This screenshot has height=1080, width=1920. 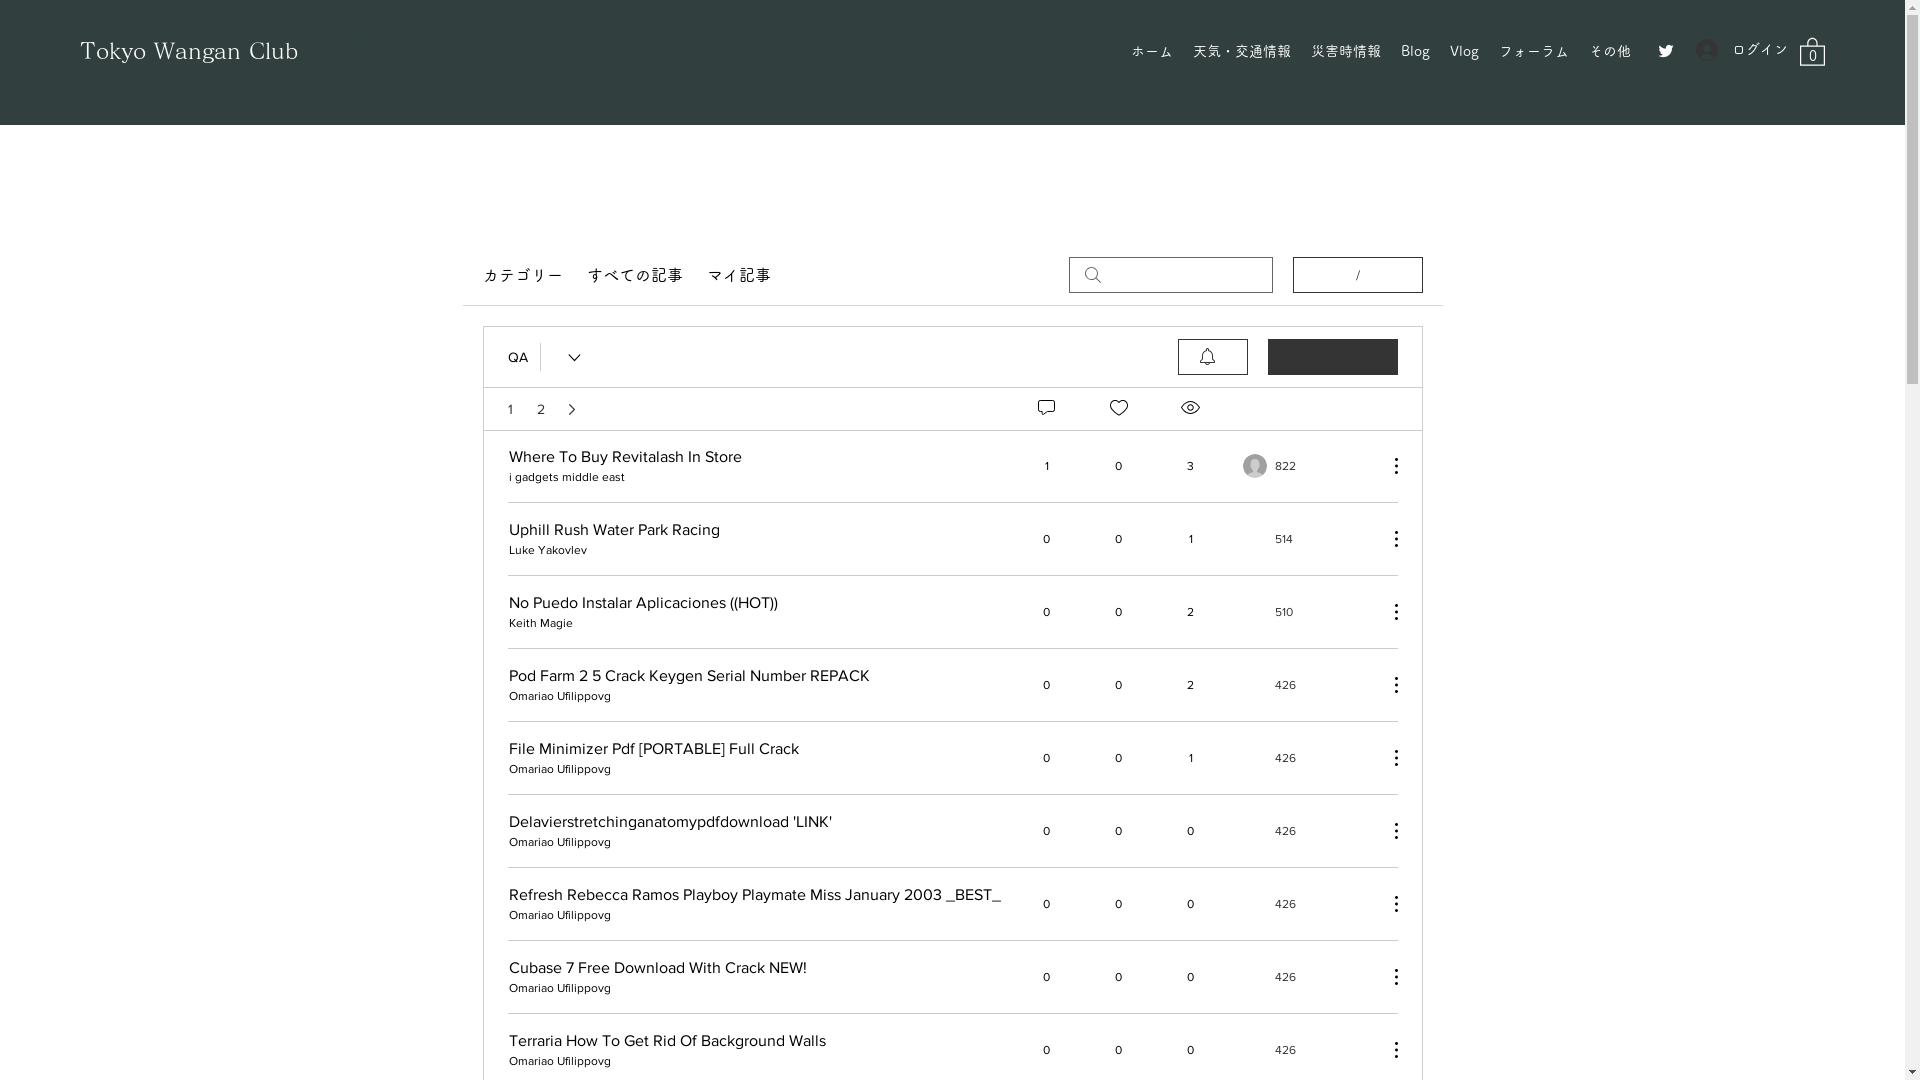 What do you see at coordinates (612, 527) in the screenshot?
I see `'Uphill Rush Water Park Racing'` at bounding box center [612, 527].